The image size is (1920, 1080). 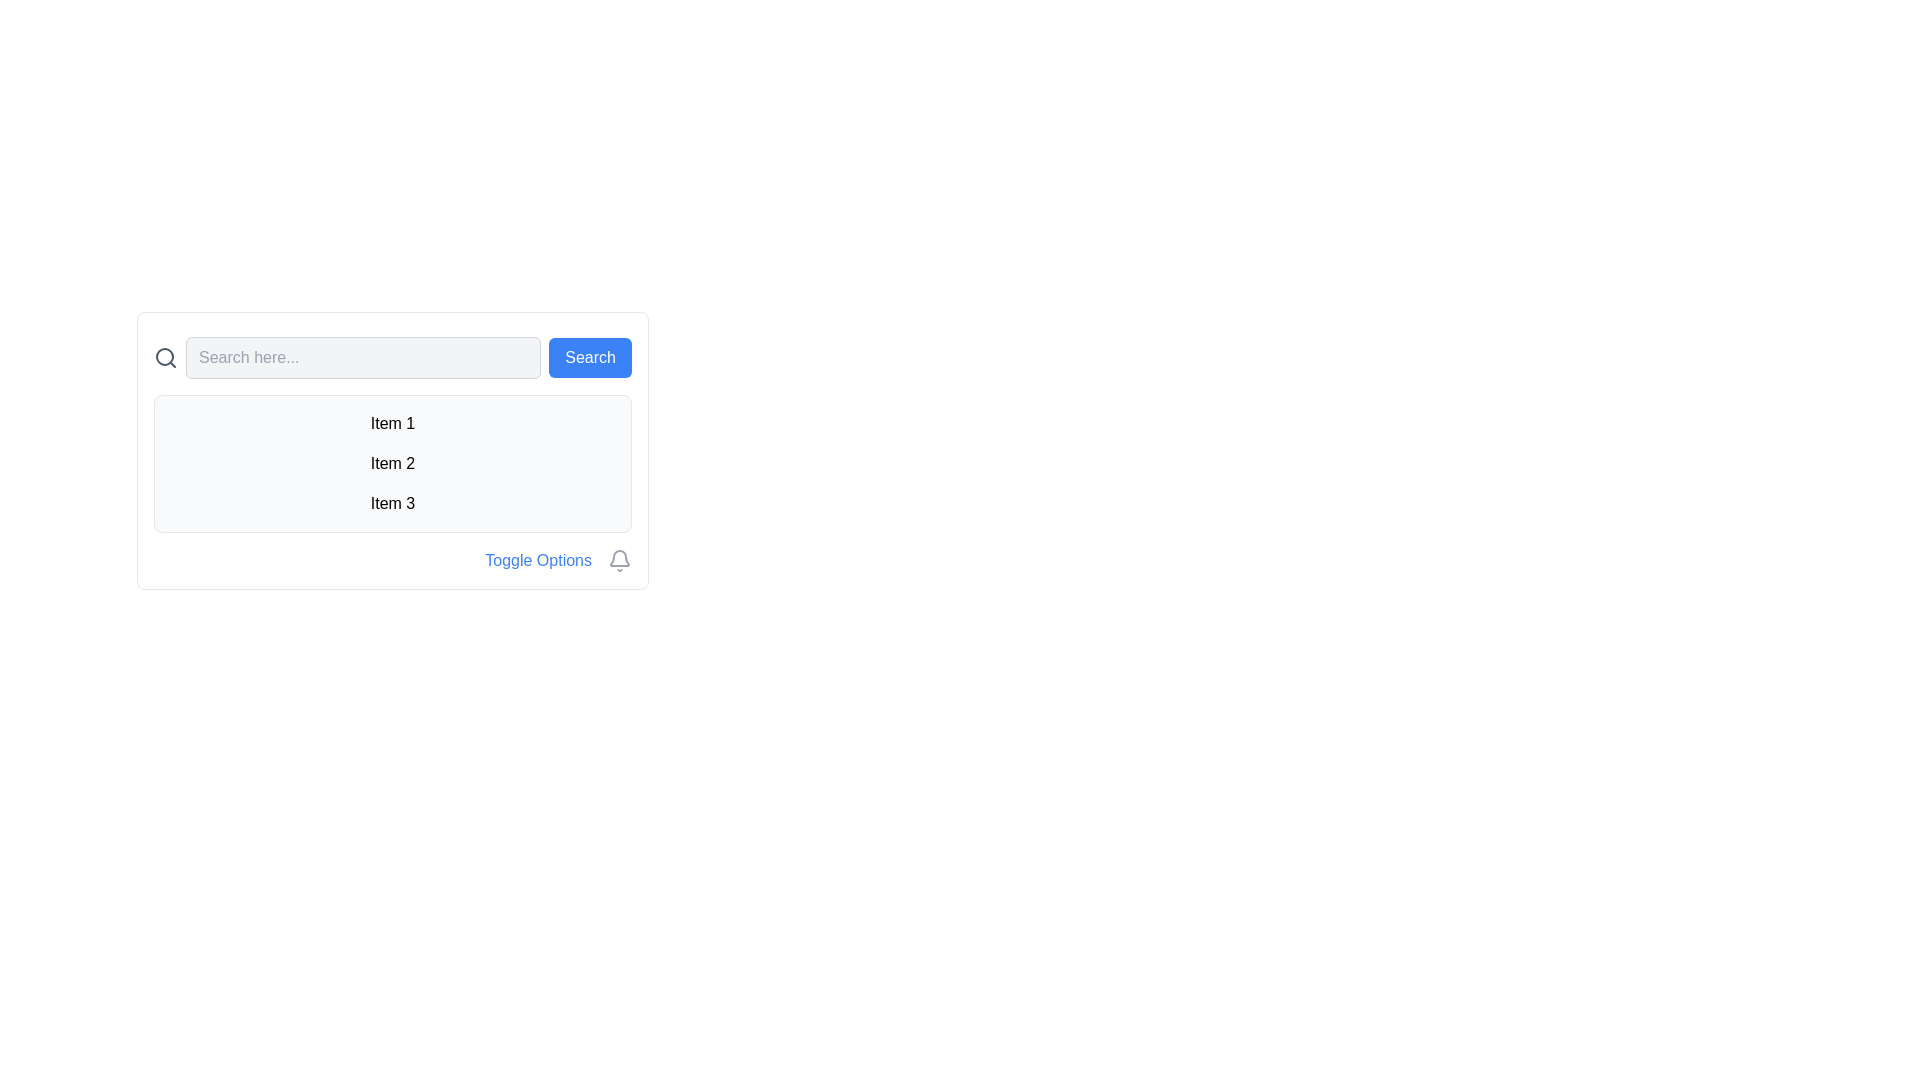 What do you see at coordinates (393, 463) in the screenshot?
I see `the list item displaying 'Item 2'` at bounding box center [393, 463].